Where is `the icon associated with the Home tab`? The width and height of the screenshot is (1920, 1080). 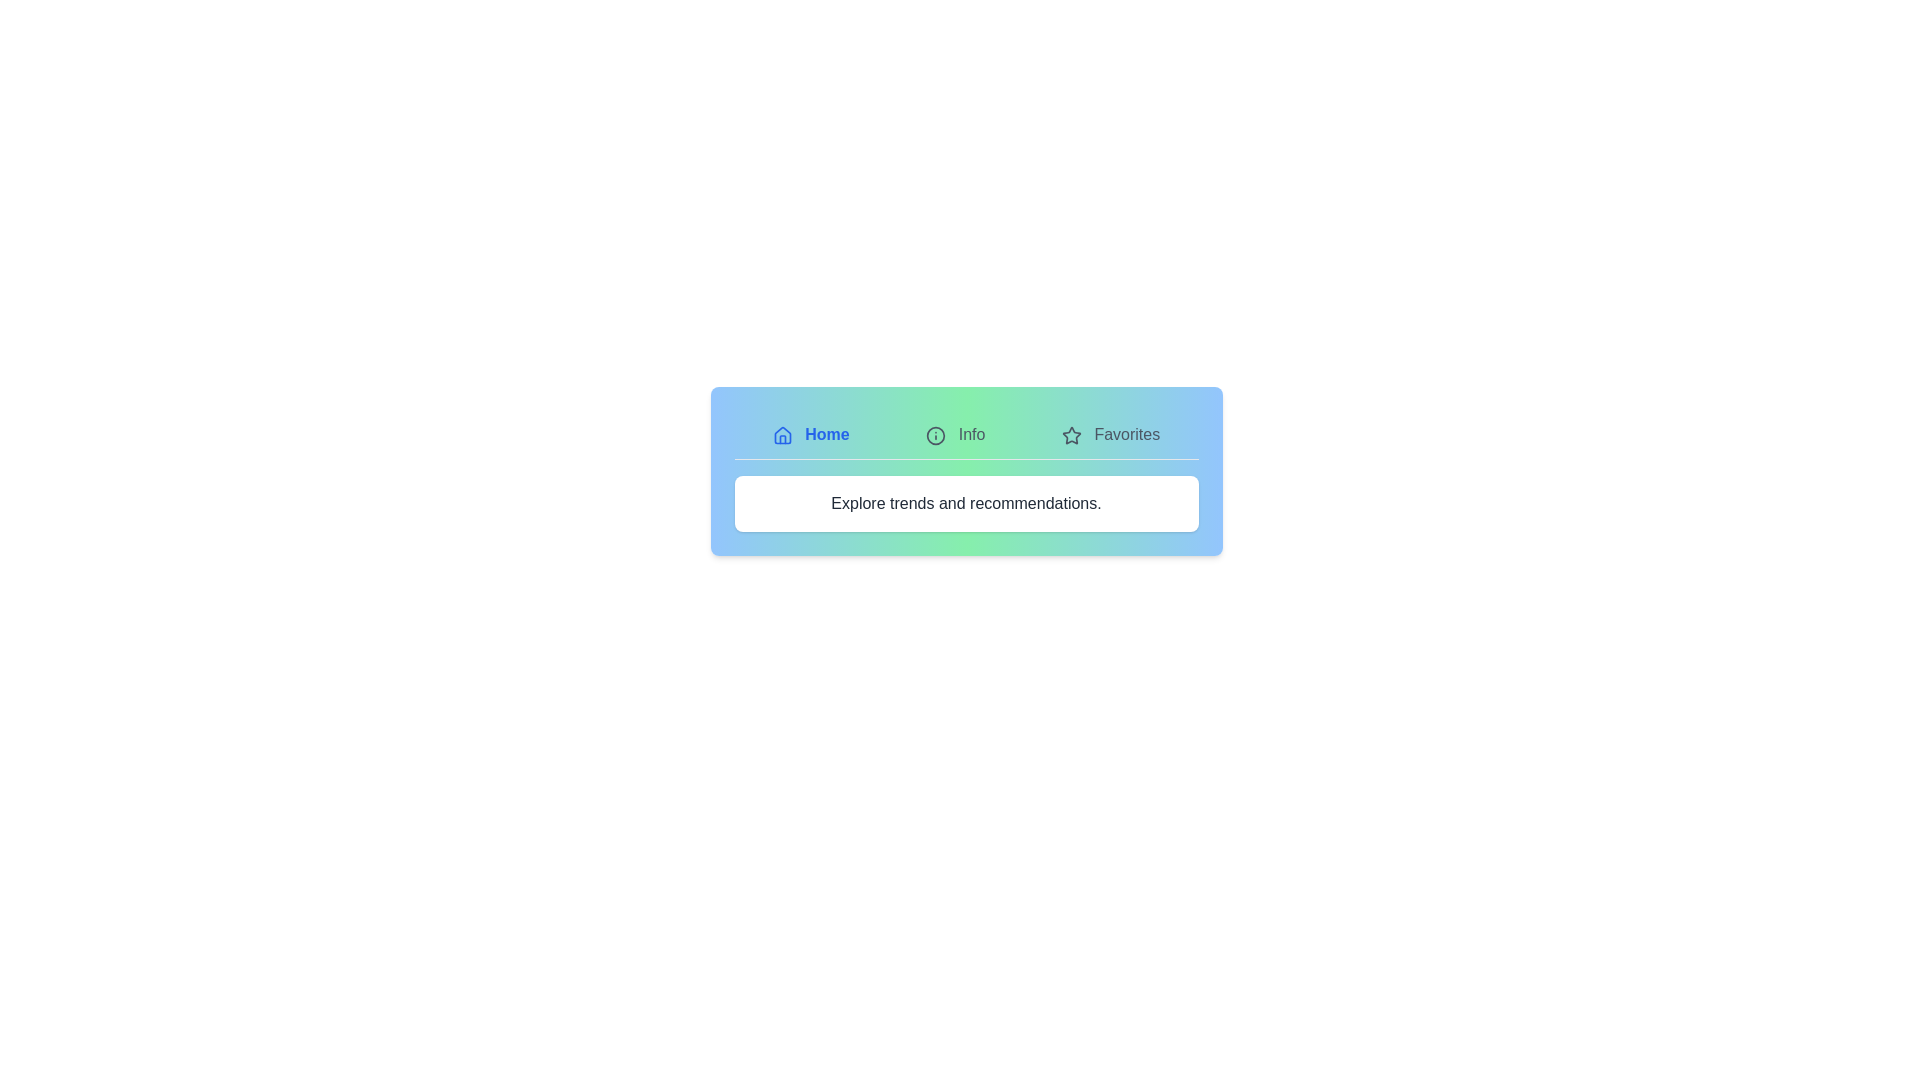 the icon associated with the Home tab is located at coordinates (781, 434).